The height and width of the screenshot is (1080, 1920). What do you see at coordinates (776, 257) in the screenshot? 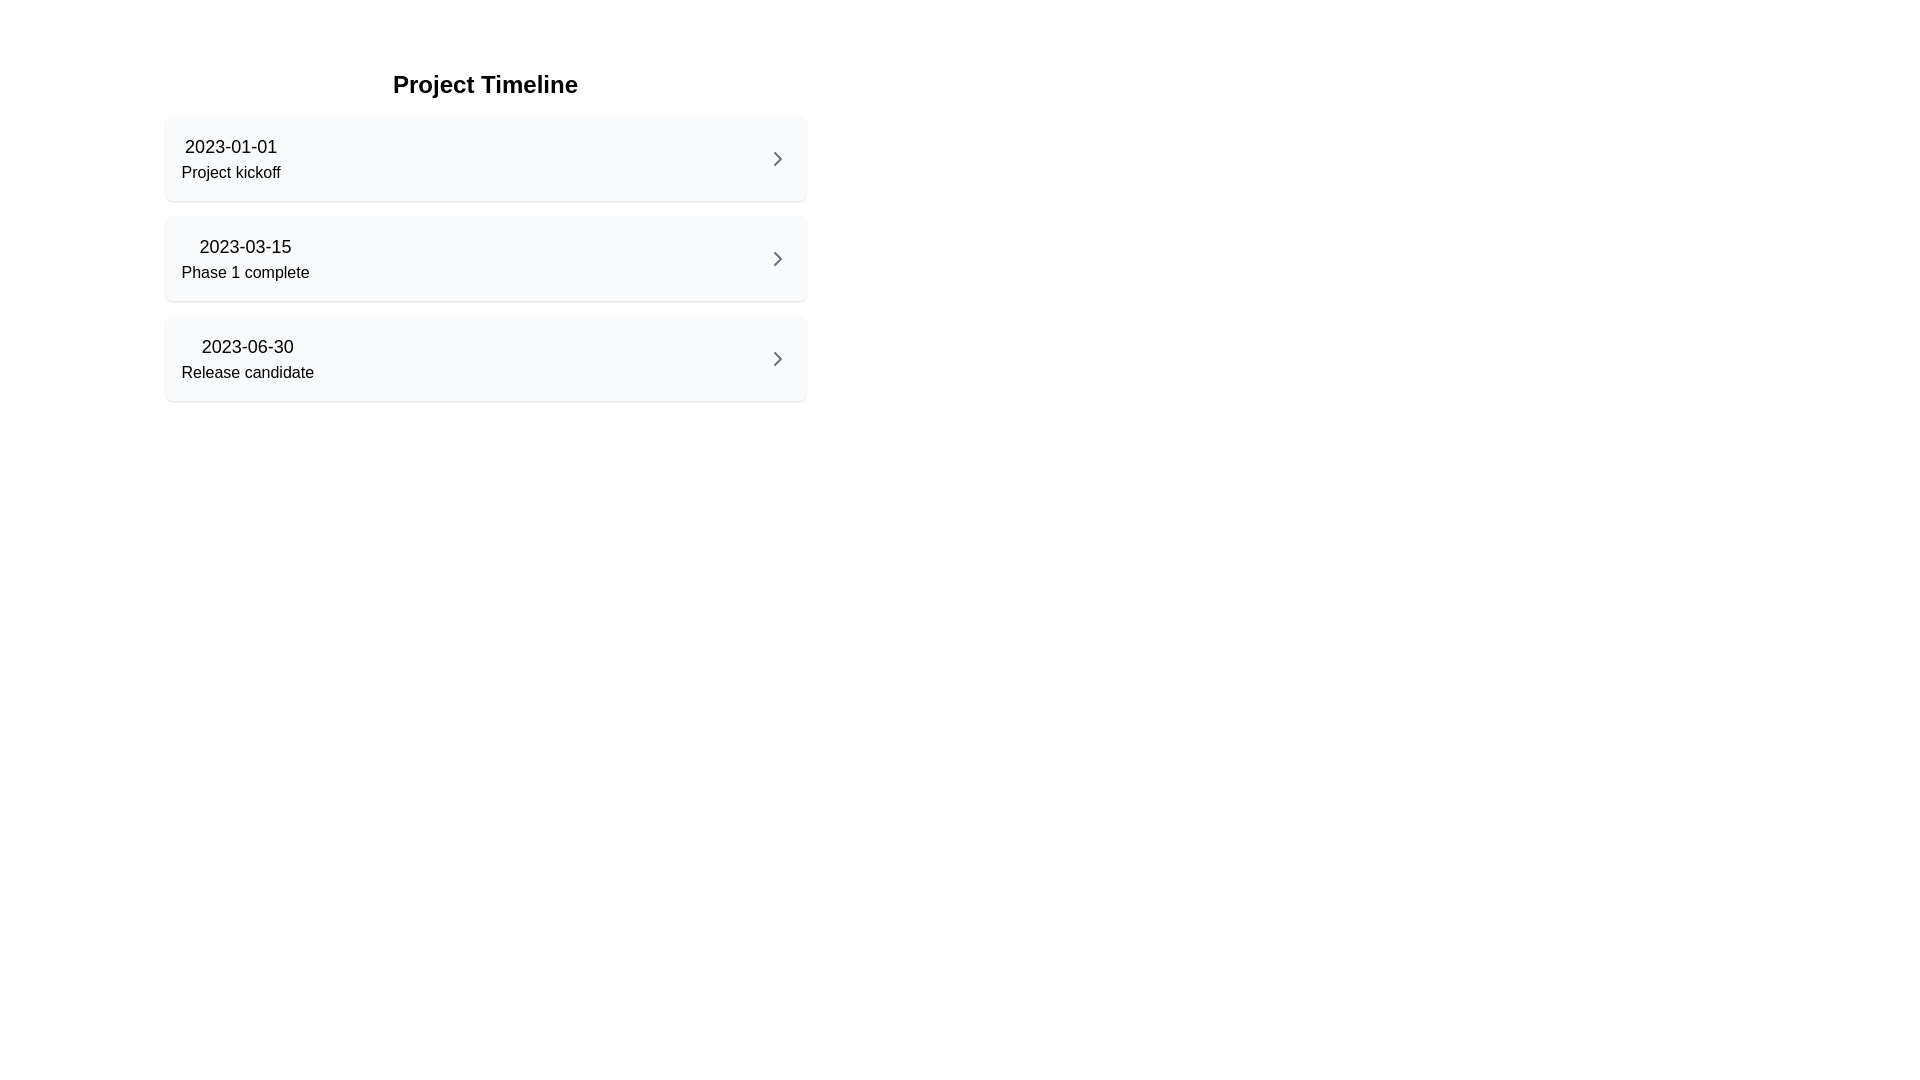
I see `the Icon within the SVG element that indicates actionable functionality for the second item in the milestones list, specifically aligned with the date '2023-03-15 Phase 1 complete.'` at bounding box center [776, 257].